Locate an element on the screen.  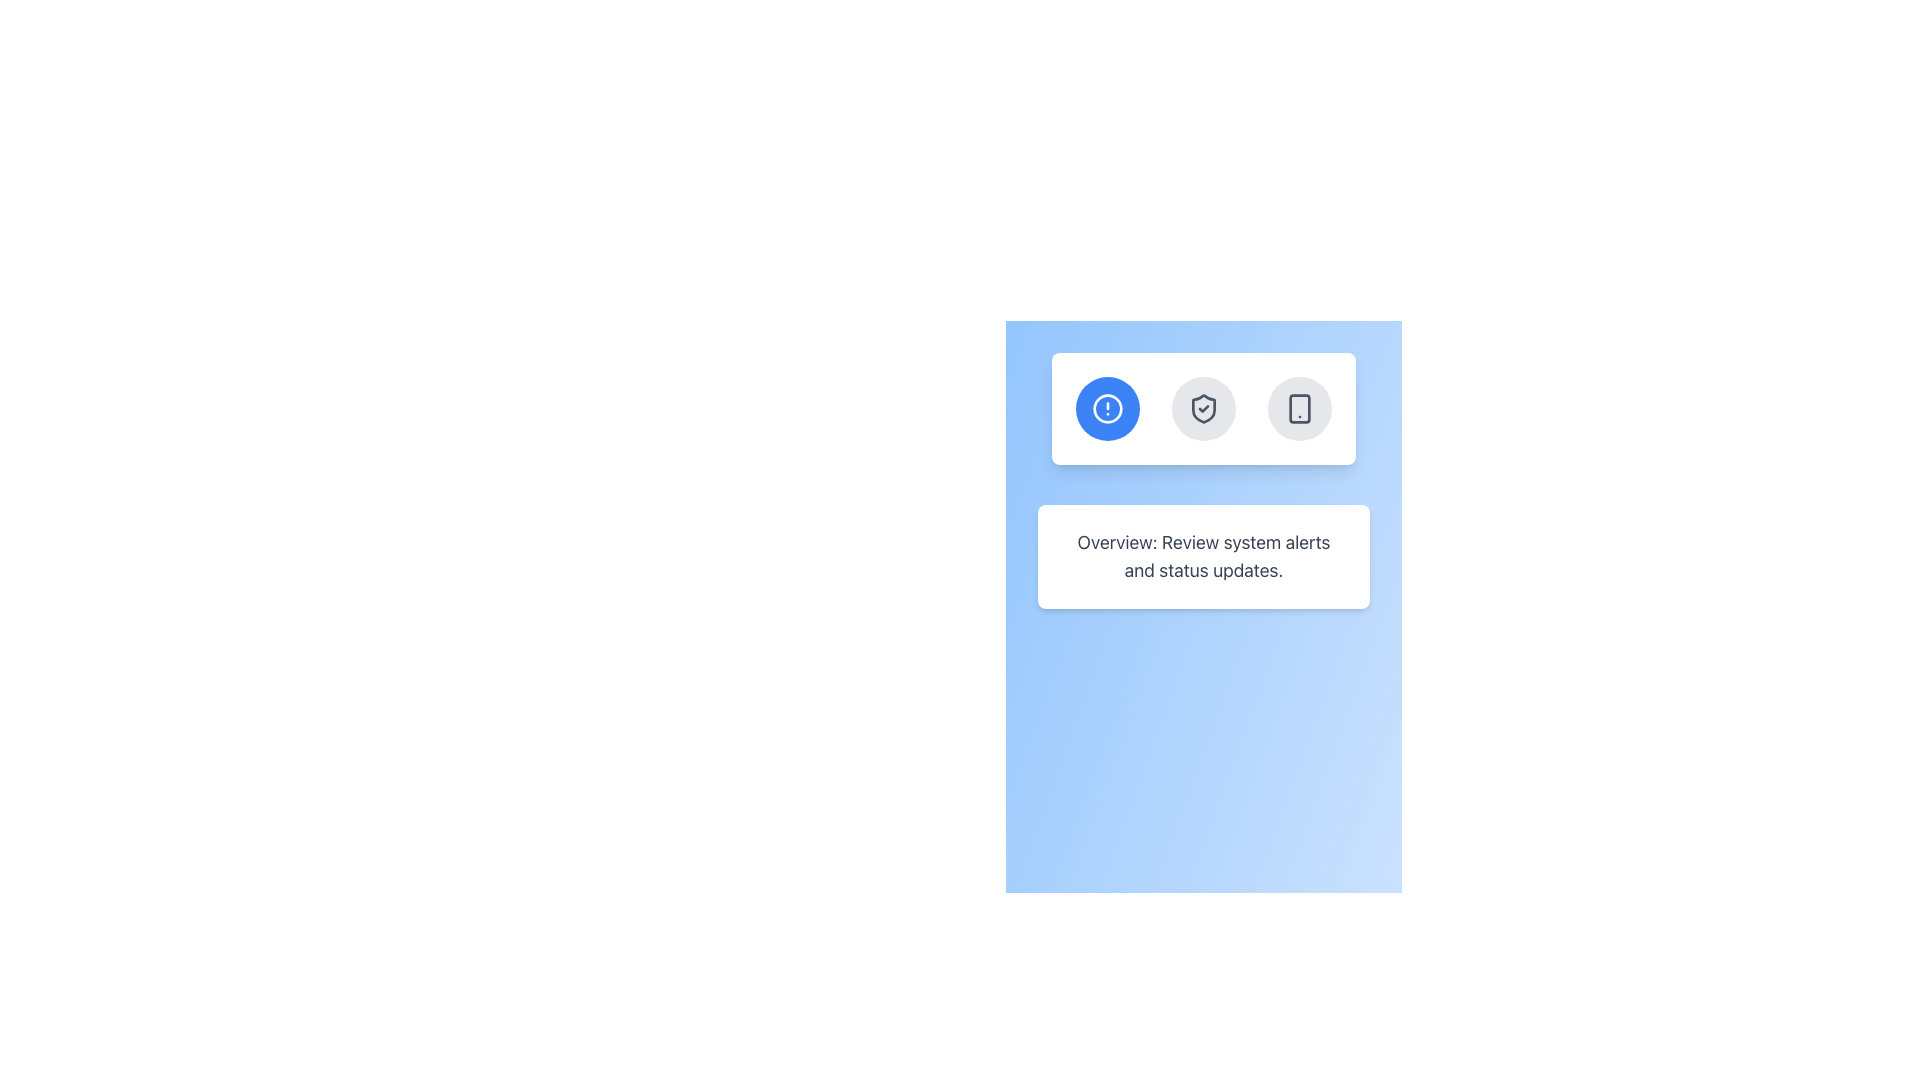
the 'Shield with Checkmark' icon, which is the middle icon in a group of three icons on a blue background panel, to interact with it is located at coordinates (1203, 407).